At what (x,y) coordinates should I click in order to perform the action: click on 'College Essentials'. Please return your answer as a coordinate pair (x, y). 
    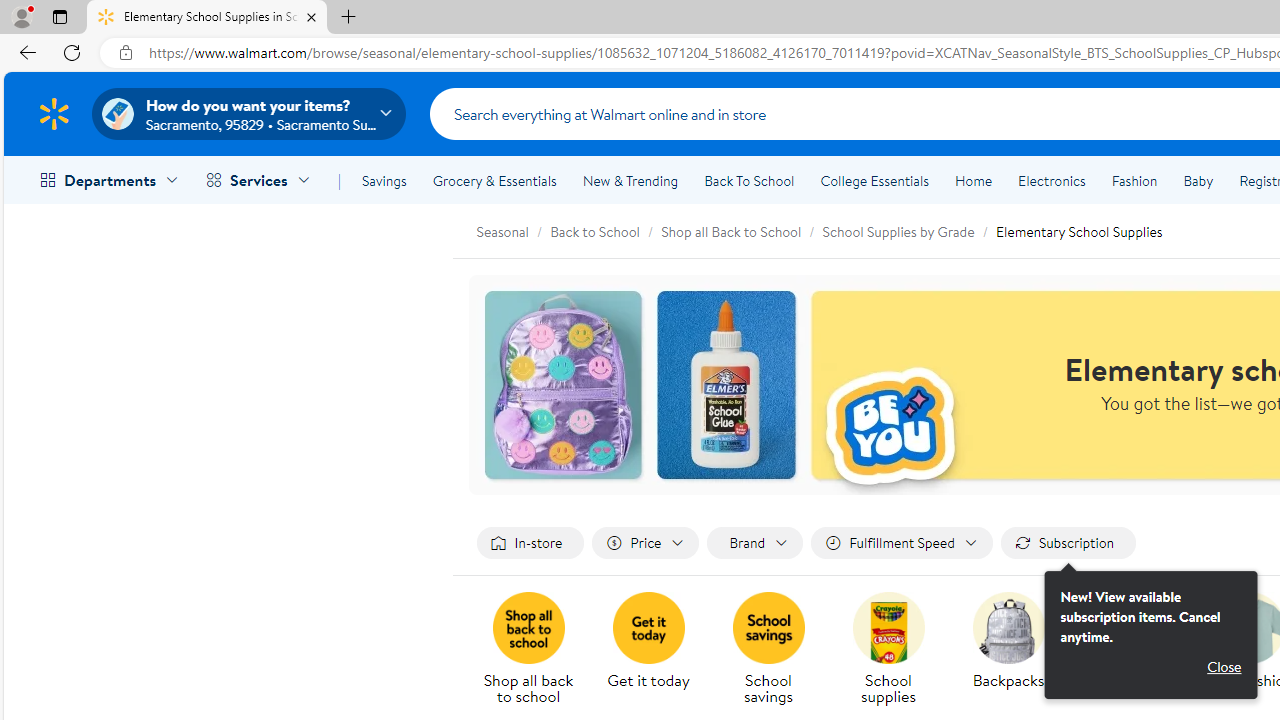
    Looking at the image, I should click on (874, 181).